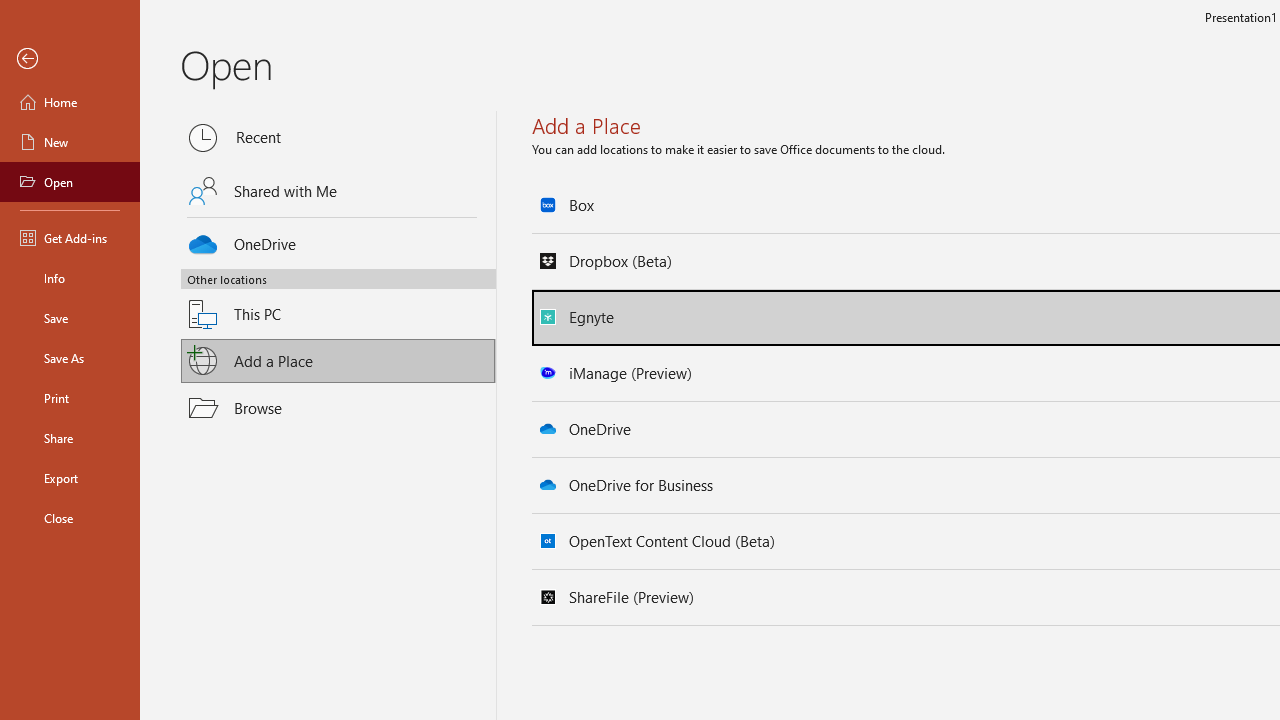 Image resolution: width=1280 pixels, height=720 pixels. What do you see at coordinates (69, 277) in the screenshot?
I see `'Info'` at bounding box center [69, 277].